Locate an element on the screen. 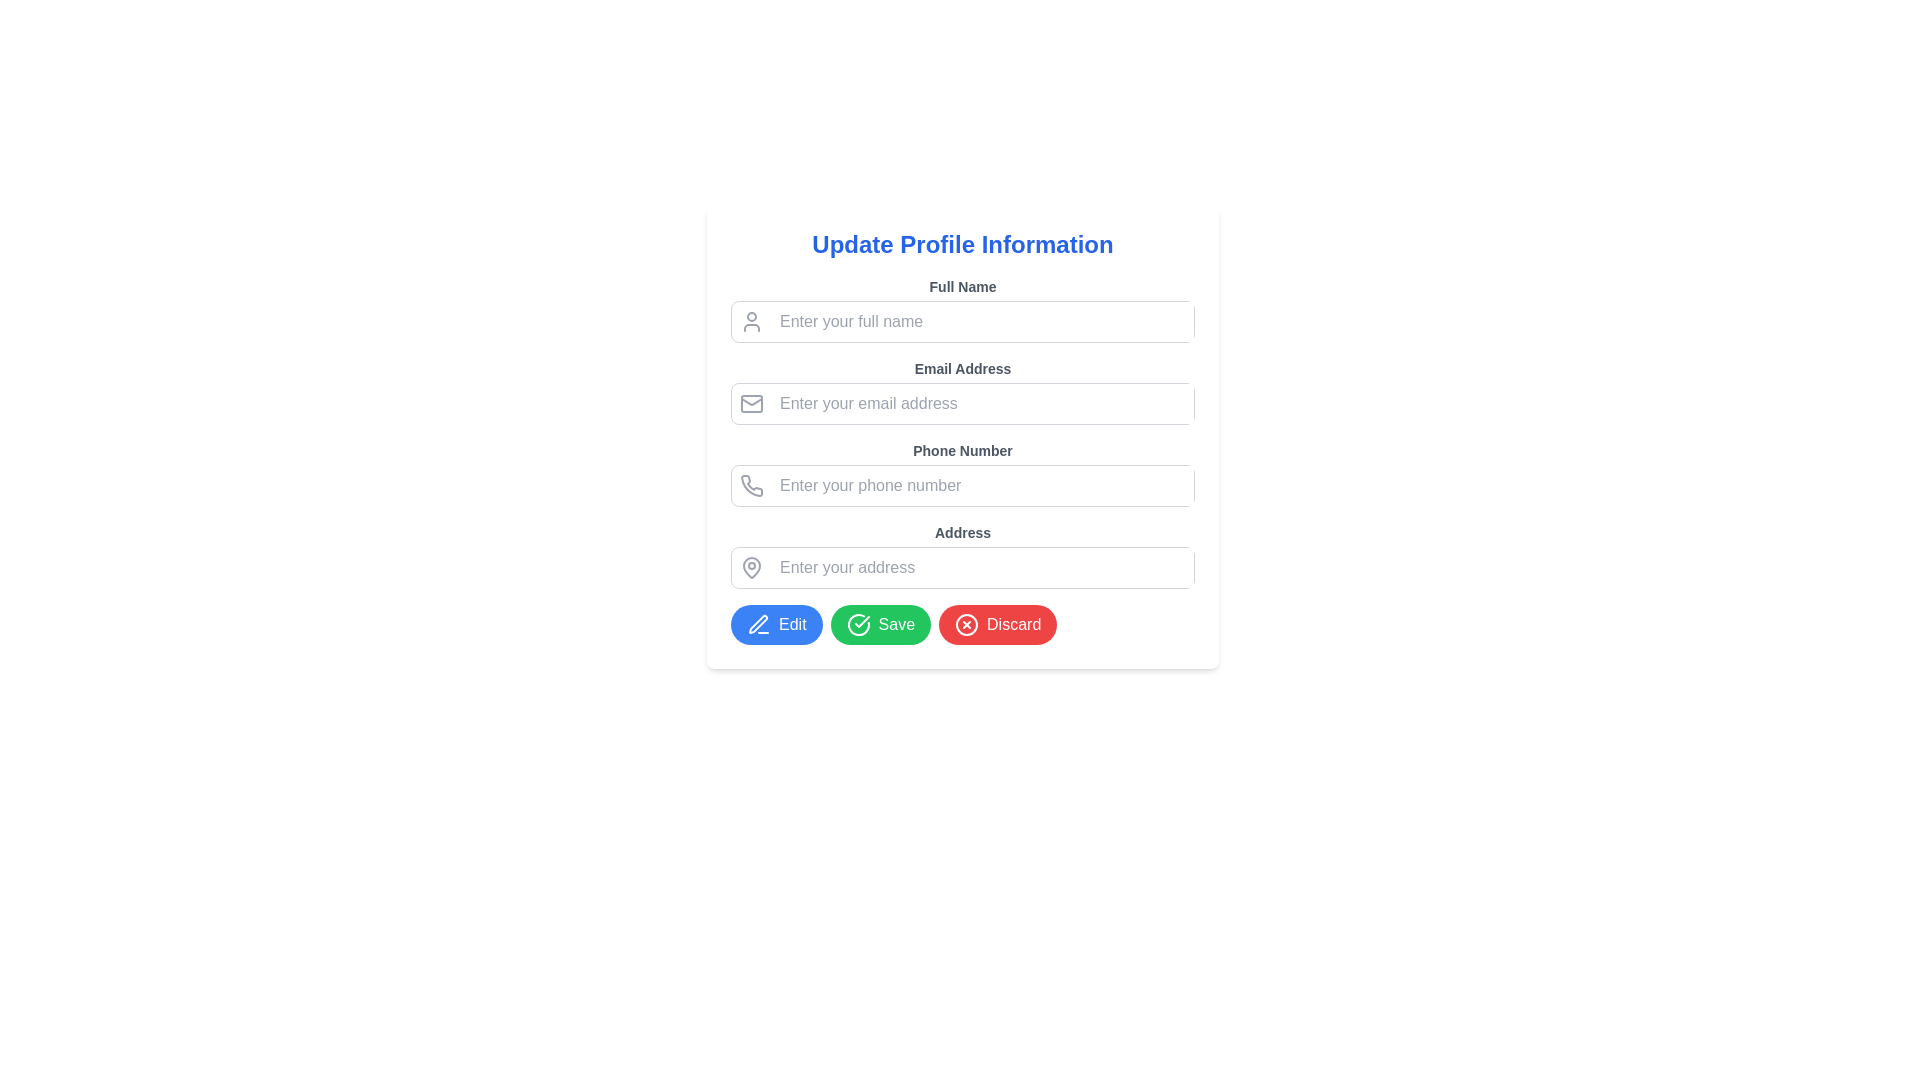  properties of the SVG graphic/icon located on the left-hand side of the 'Save' button, which visually reinforces the concept of saving changes is located at coordinates (858, 623).